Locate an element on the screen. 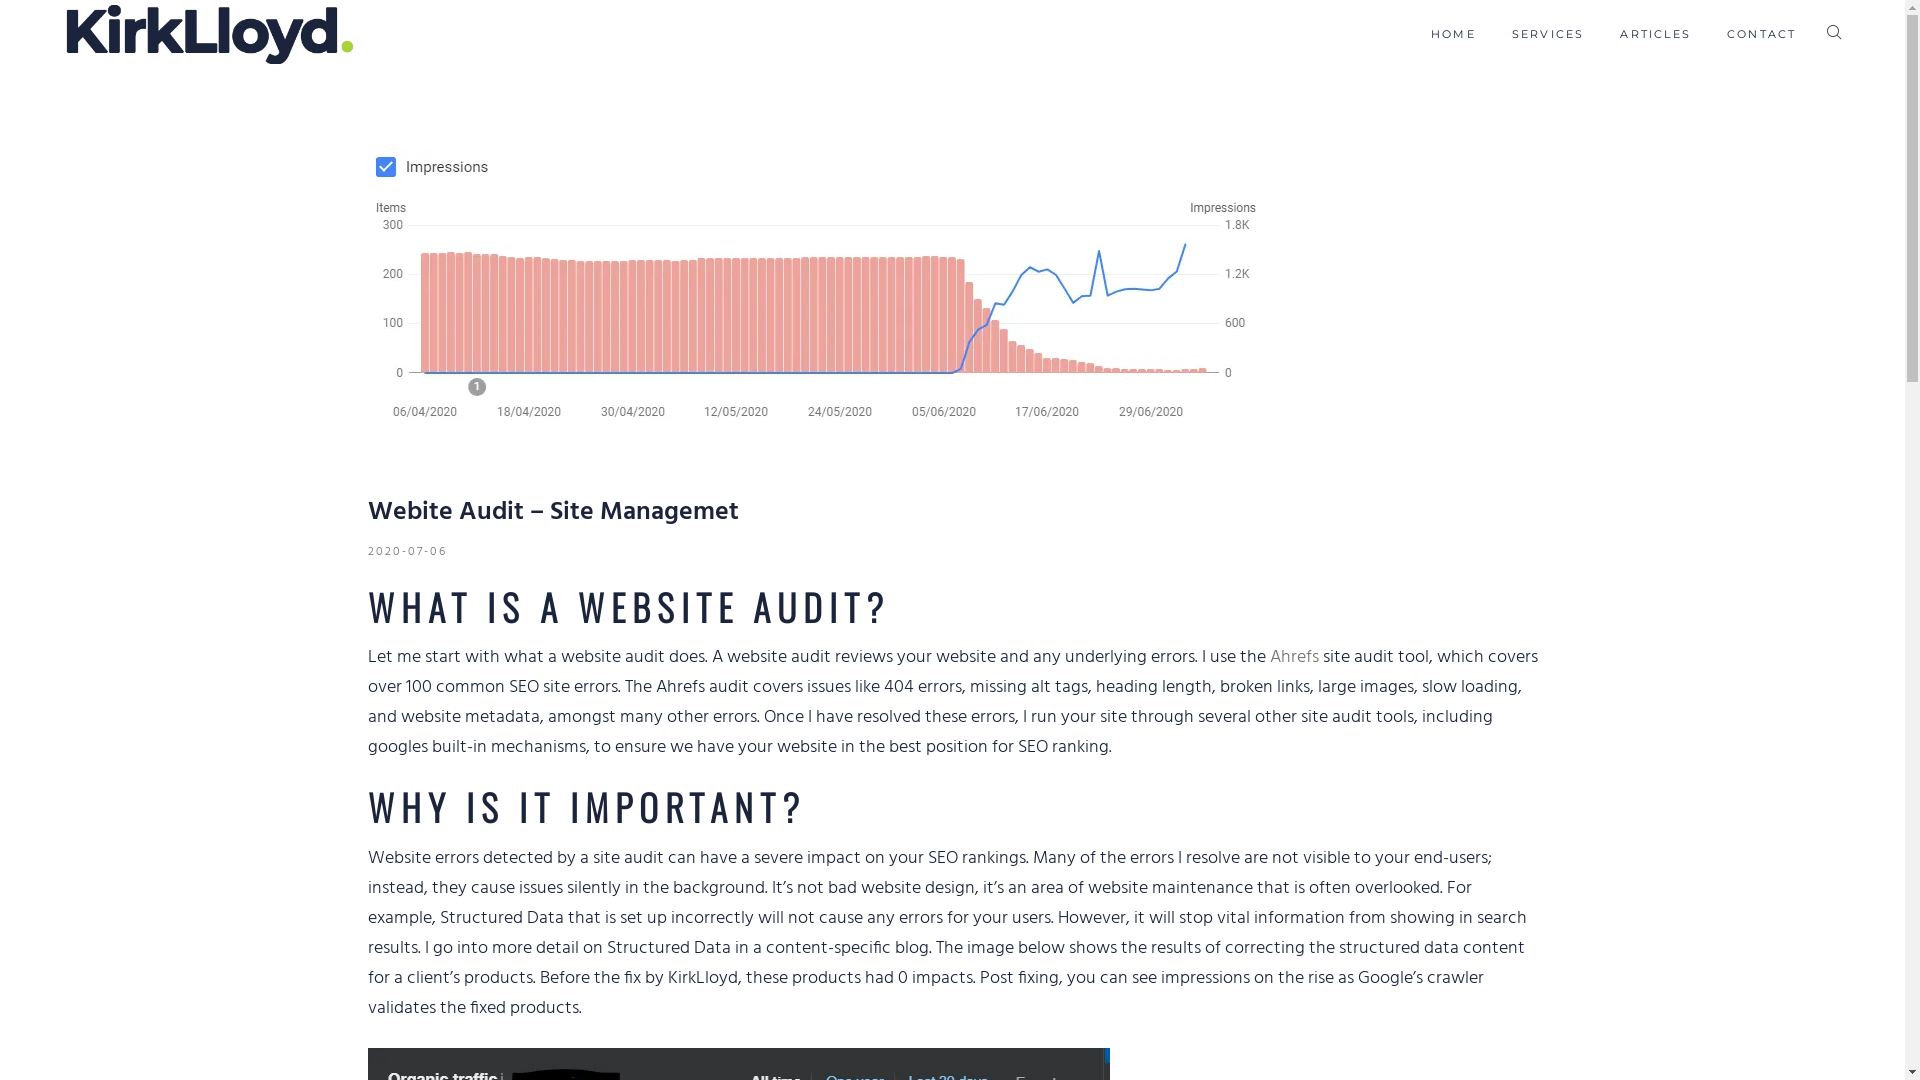  'Ahrefs' is located at coordinates (1294, 657).